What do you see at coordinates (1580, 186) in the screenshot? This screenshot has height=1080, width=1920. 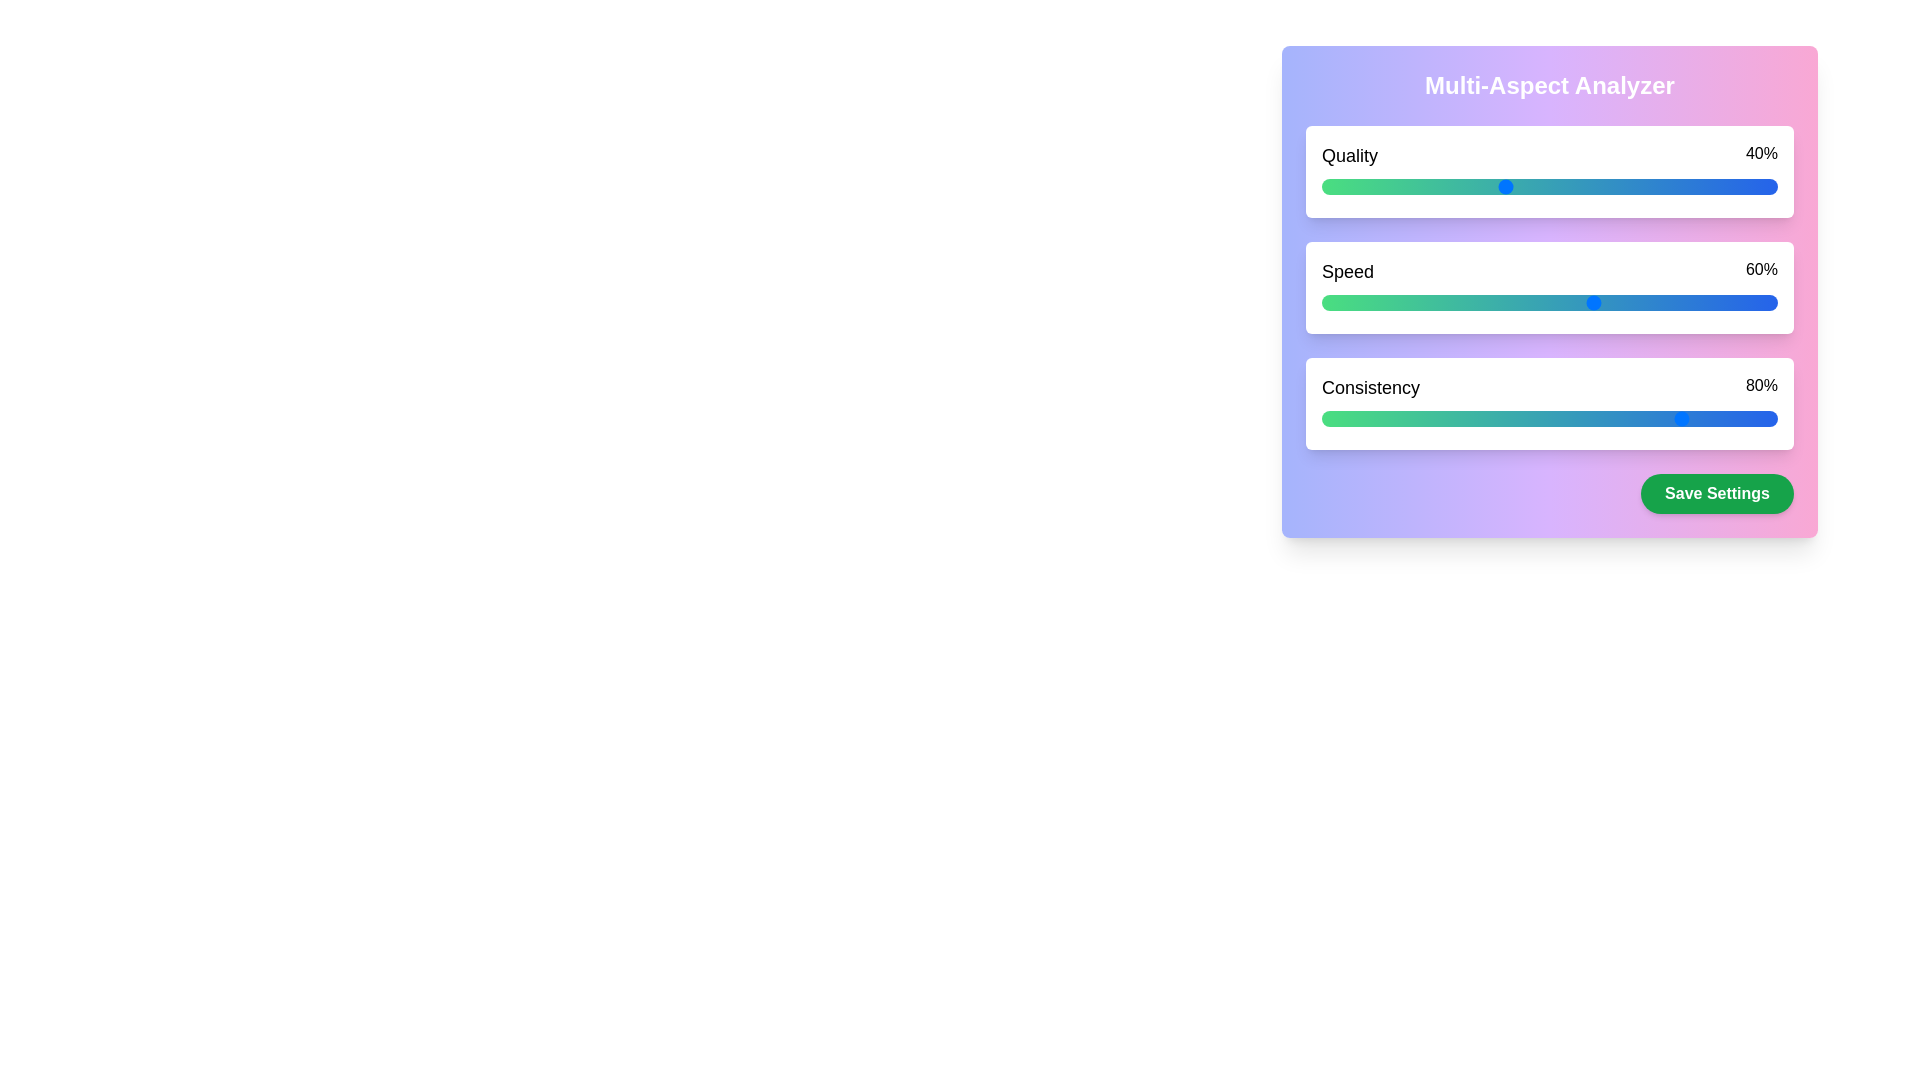 I see `quality` at bounding box center [1580, 186].